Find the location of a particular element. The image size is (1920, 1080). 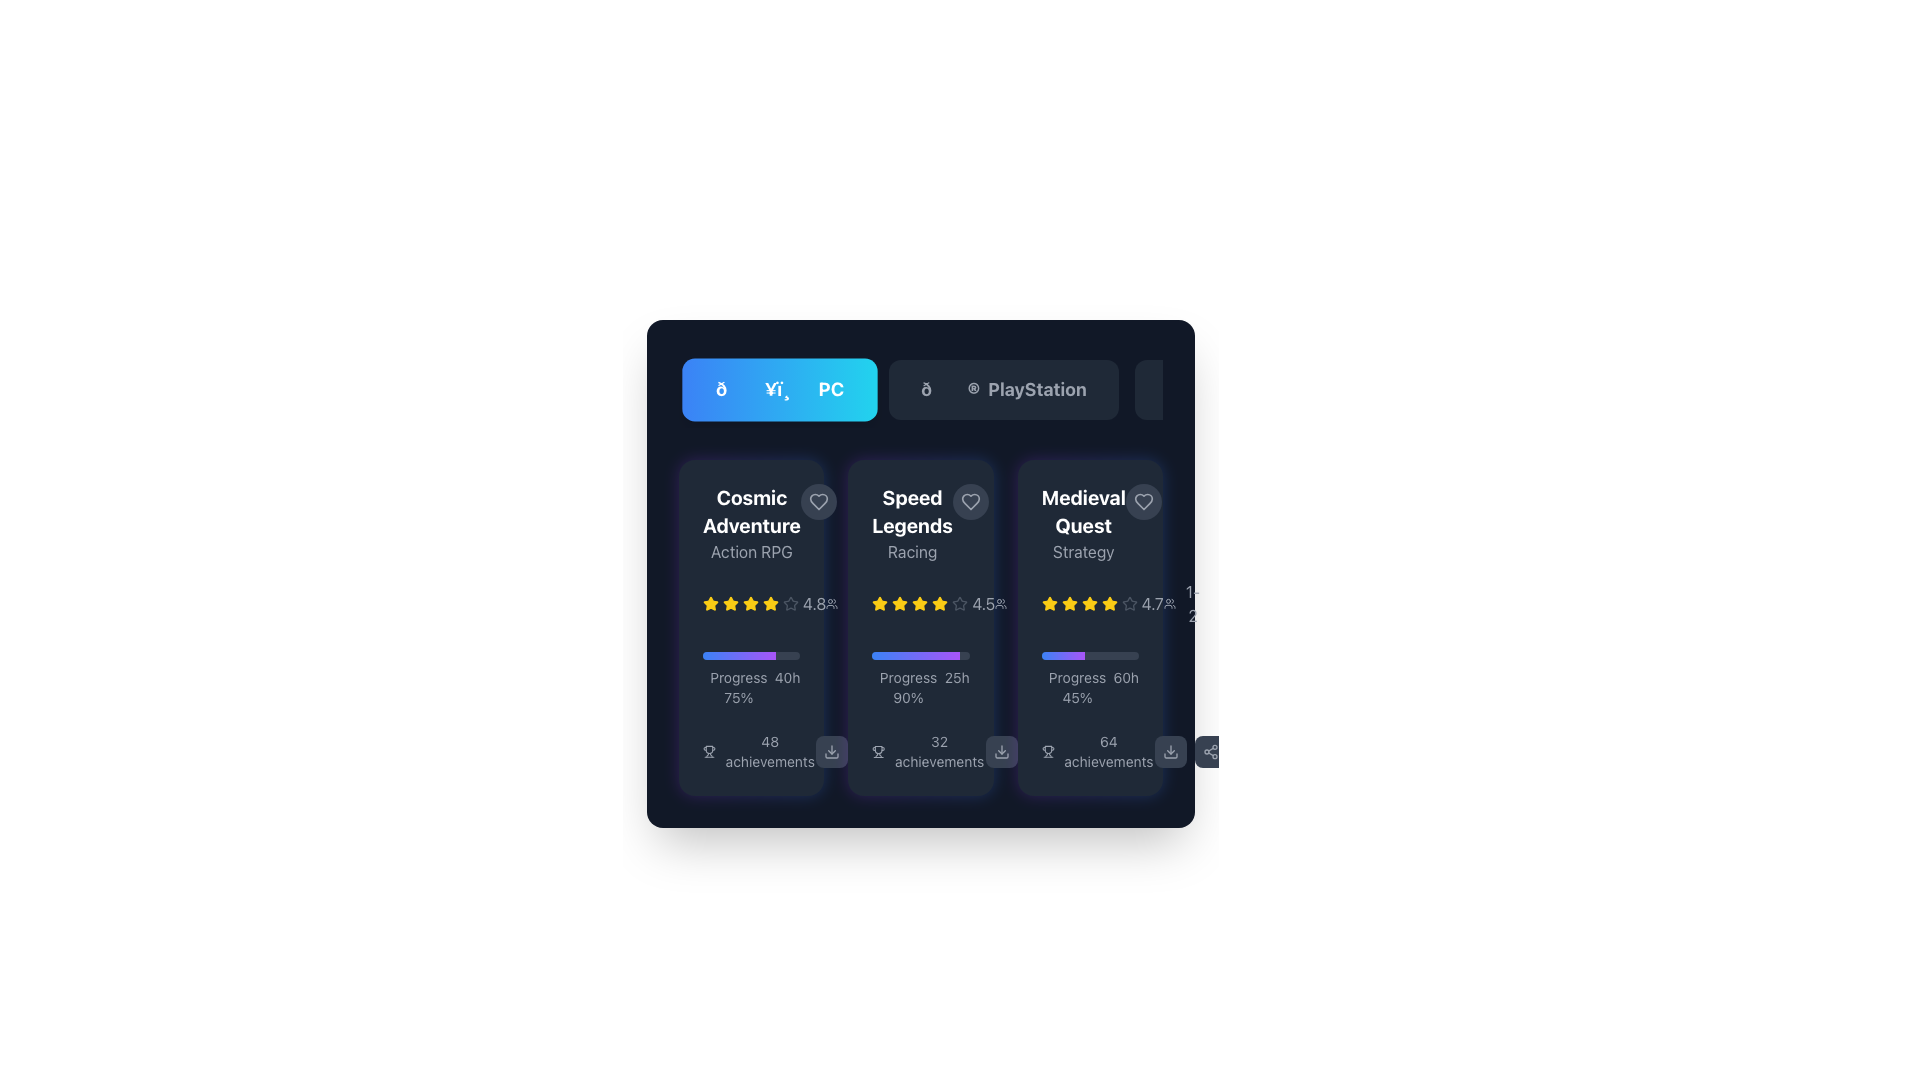

the horizontal progress bar with a gradient from blue to purple, located in the 'Speed Legends' card, below the star rating and above 'Progress 25h 90%' is located at coordinates (920, 655).